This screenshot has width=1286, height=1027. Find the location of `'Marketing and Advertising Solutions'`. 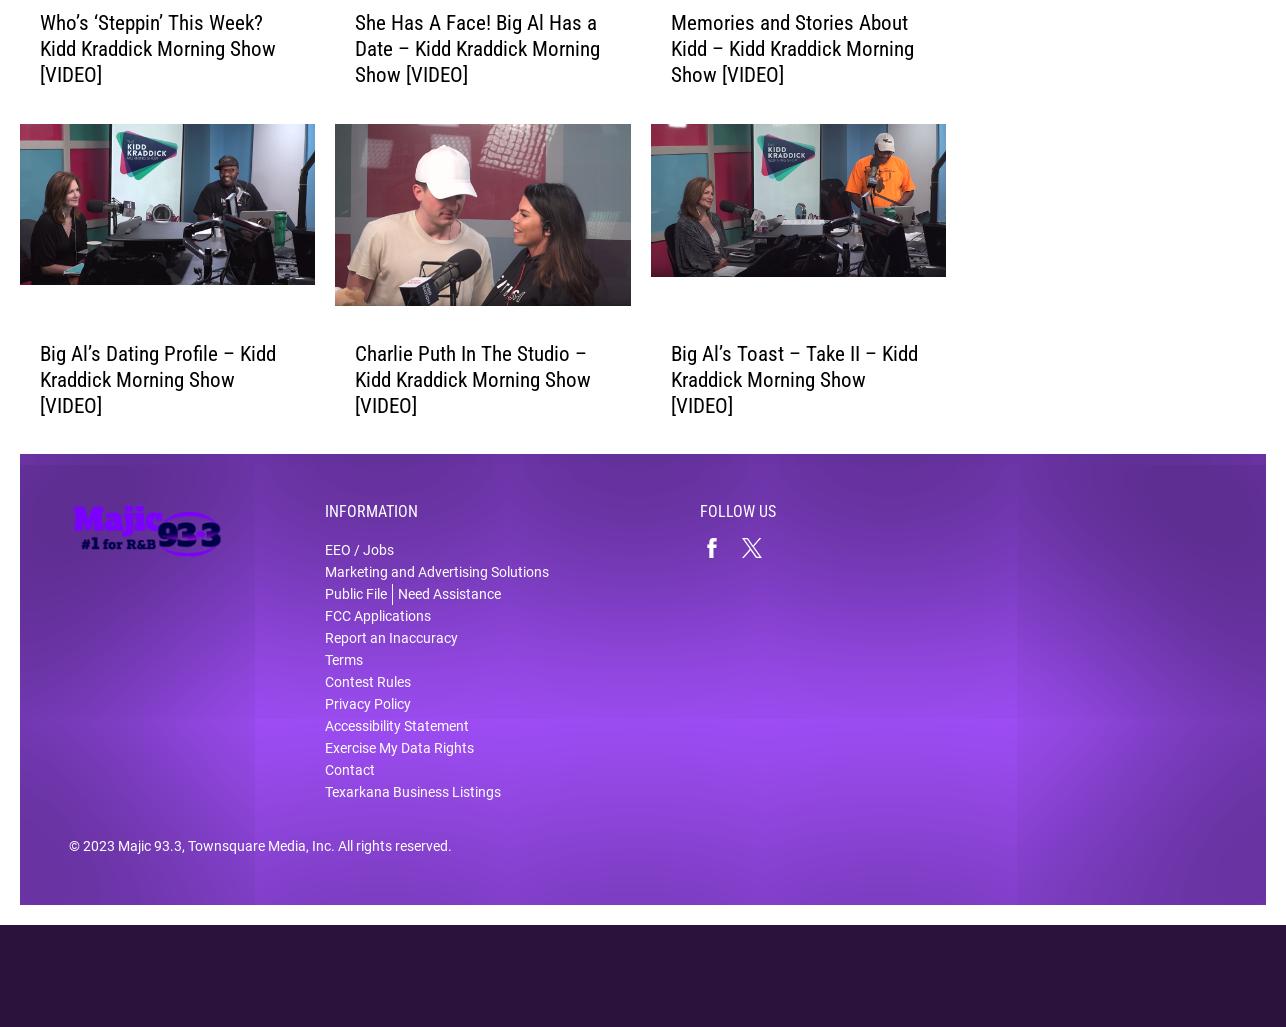

'Marketing and Advertising Solutions' is located at coordinates (435, 586).